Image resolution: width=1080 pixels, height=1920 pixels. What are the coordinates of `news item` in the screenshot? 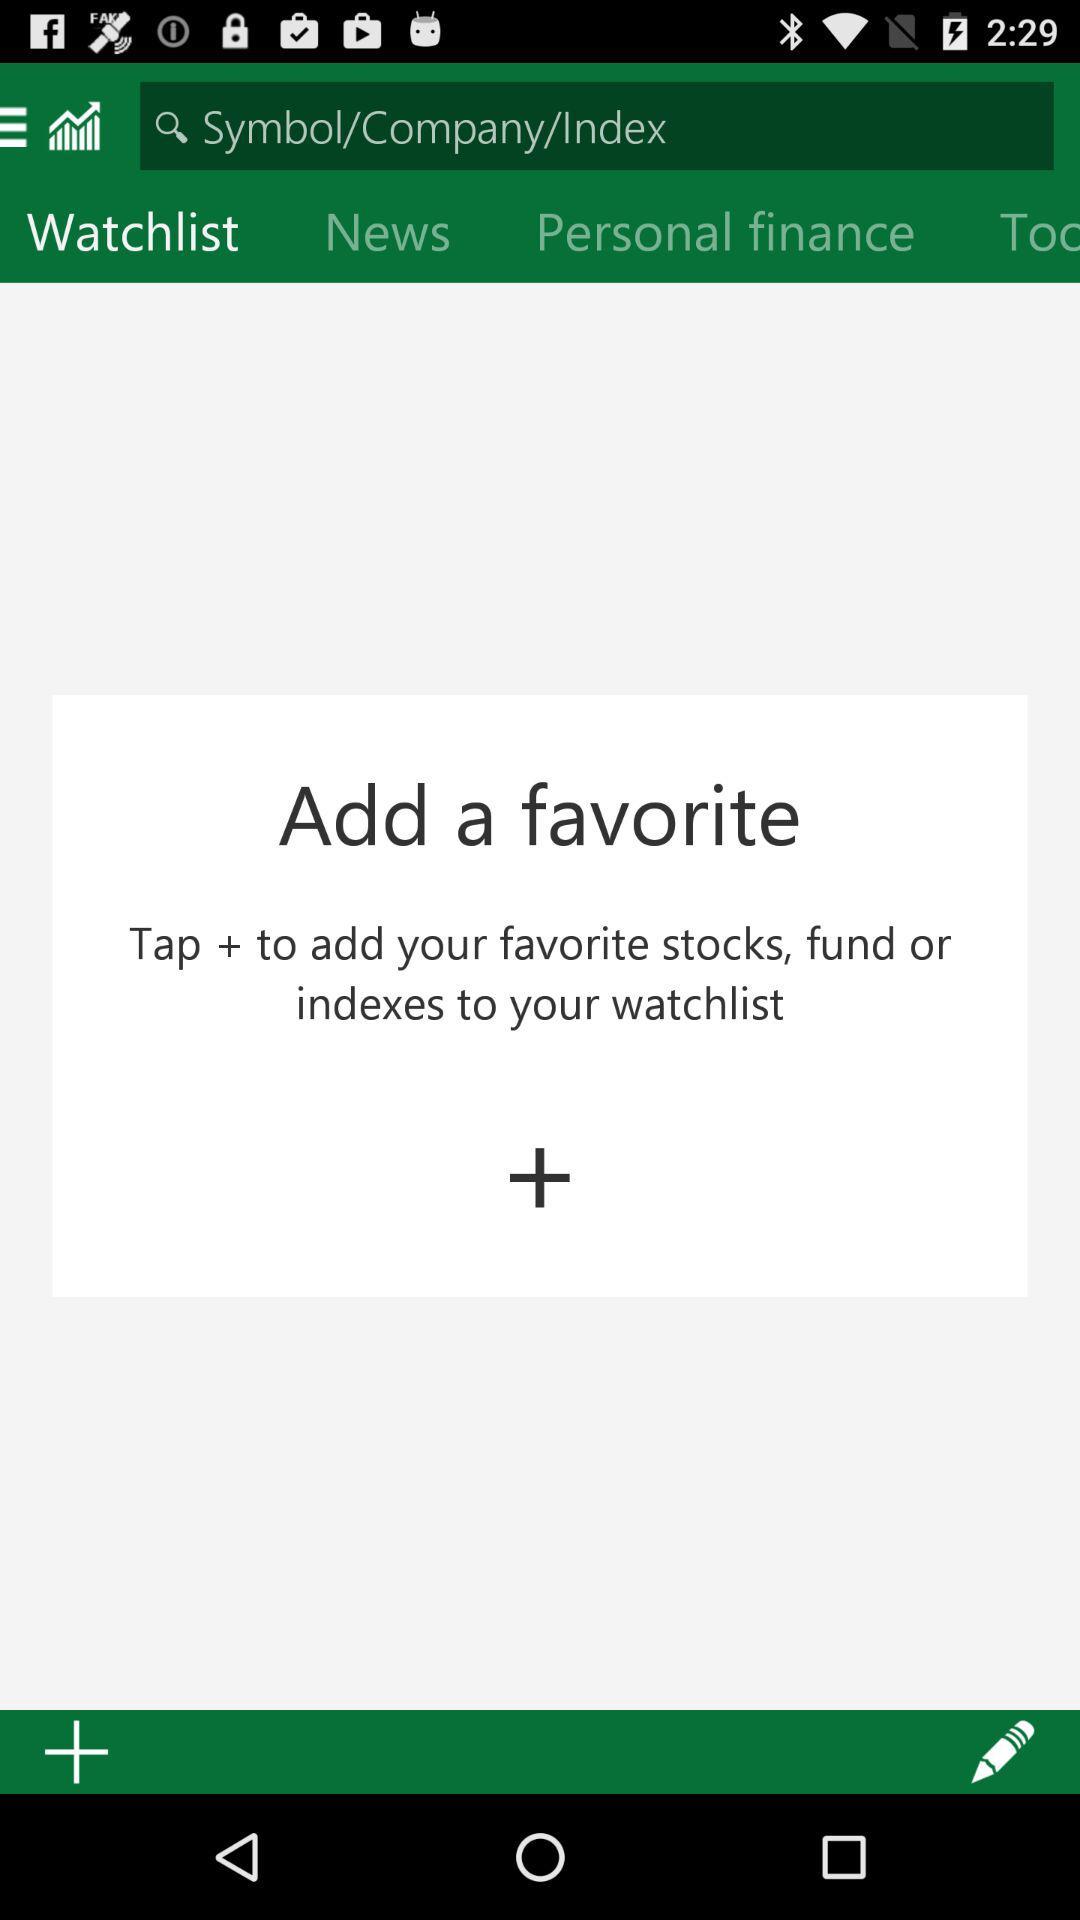 It's located at (403, 235).